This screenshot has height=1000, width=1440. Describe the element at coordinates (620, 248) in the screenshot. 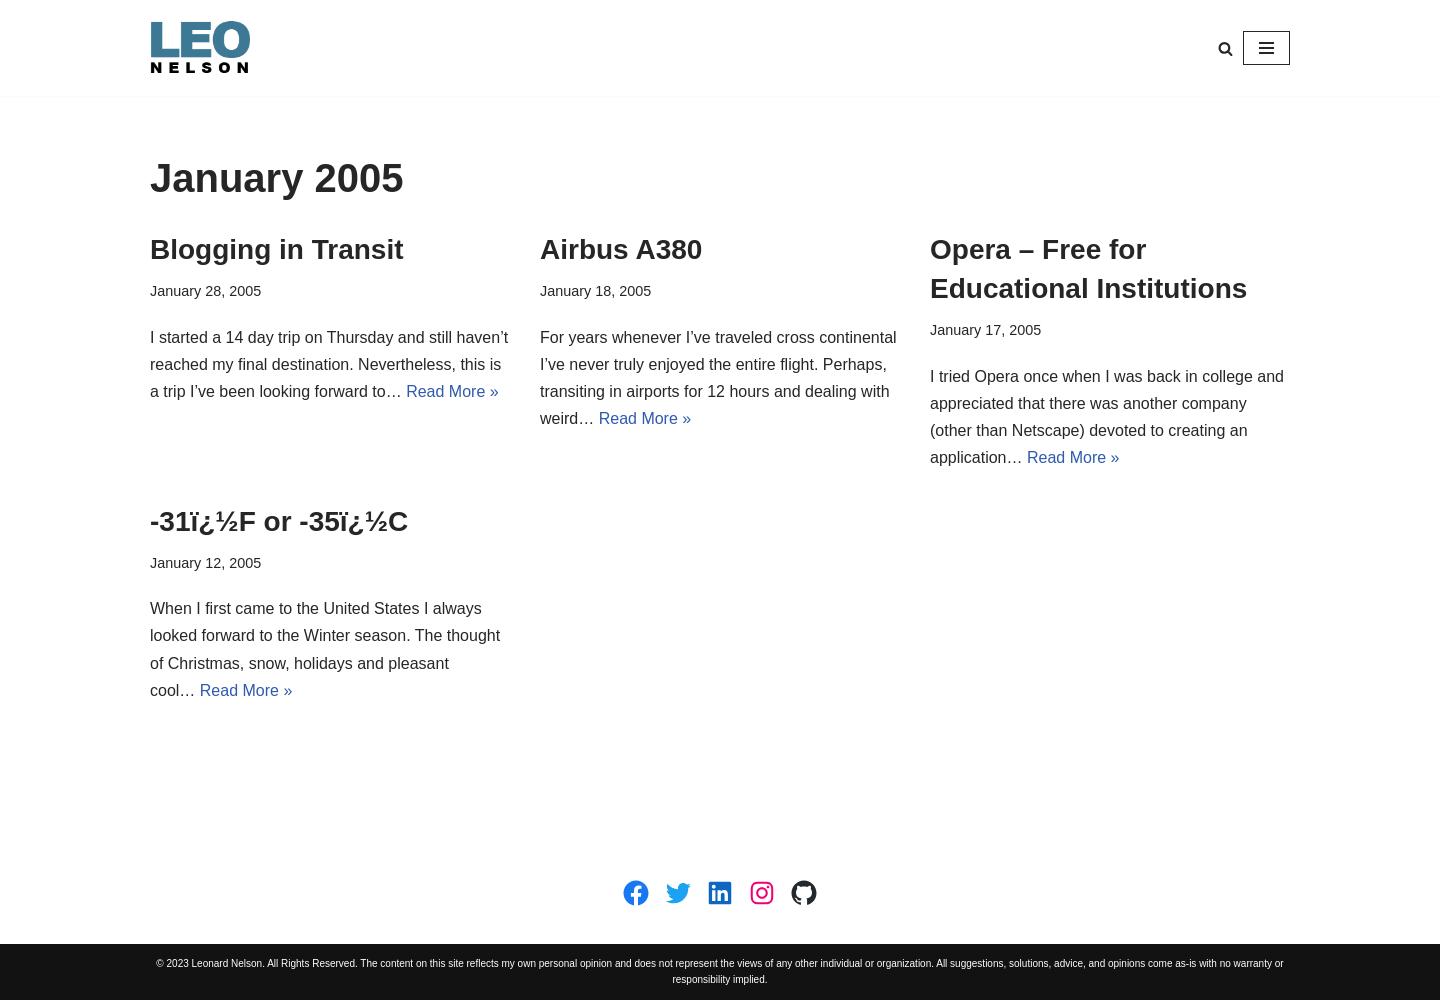

I see `'Airbus A380'` at that location.